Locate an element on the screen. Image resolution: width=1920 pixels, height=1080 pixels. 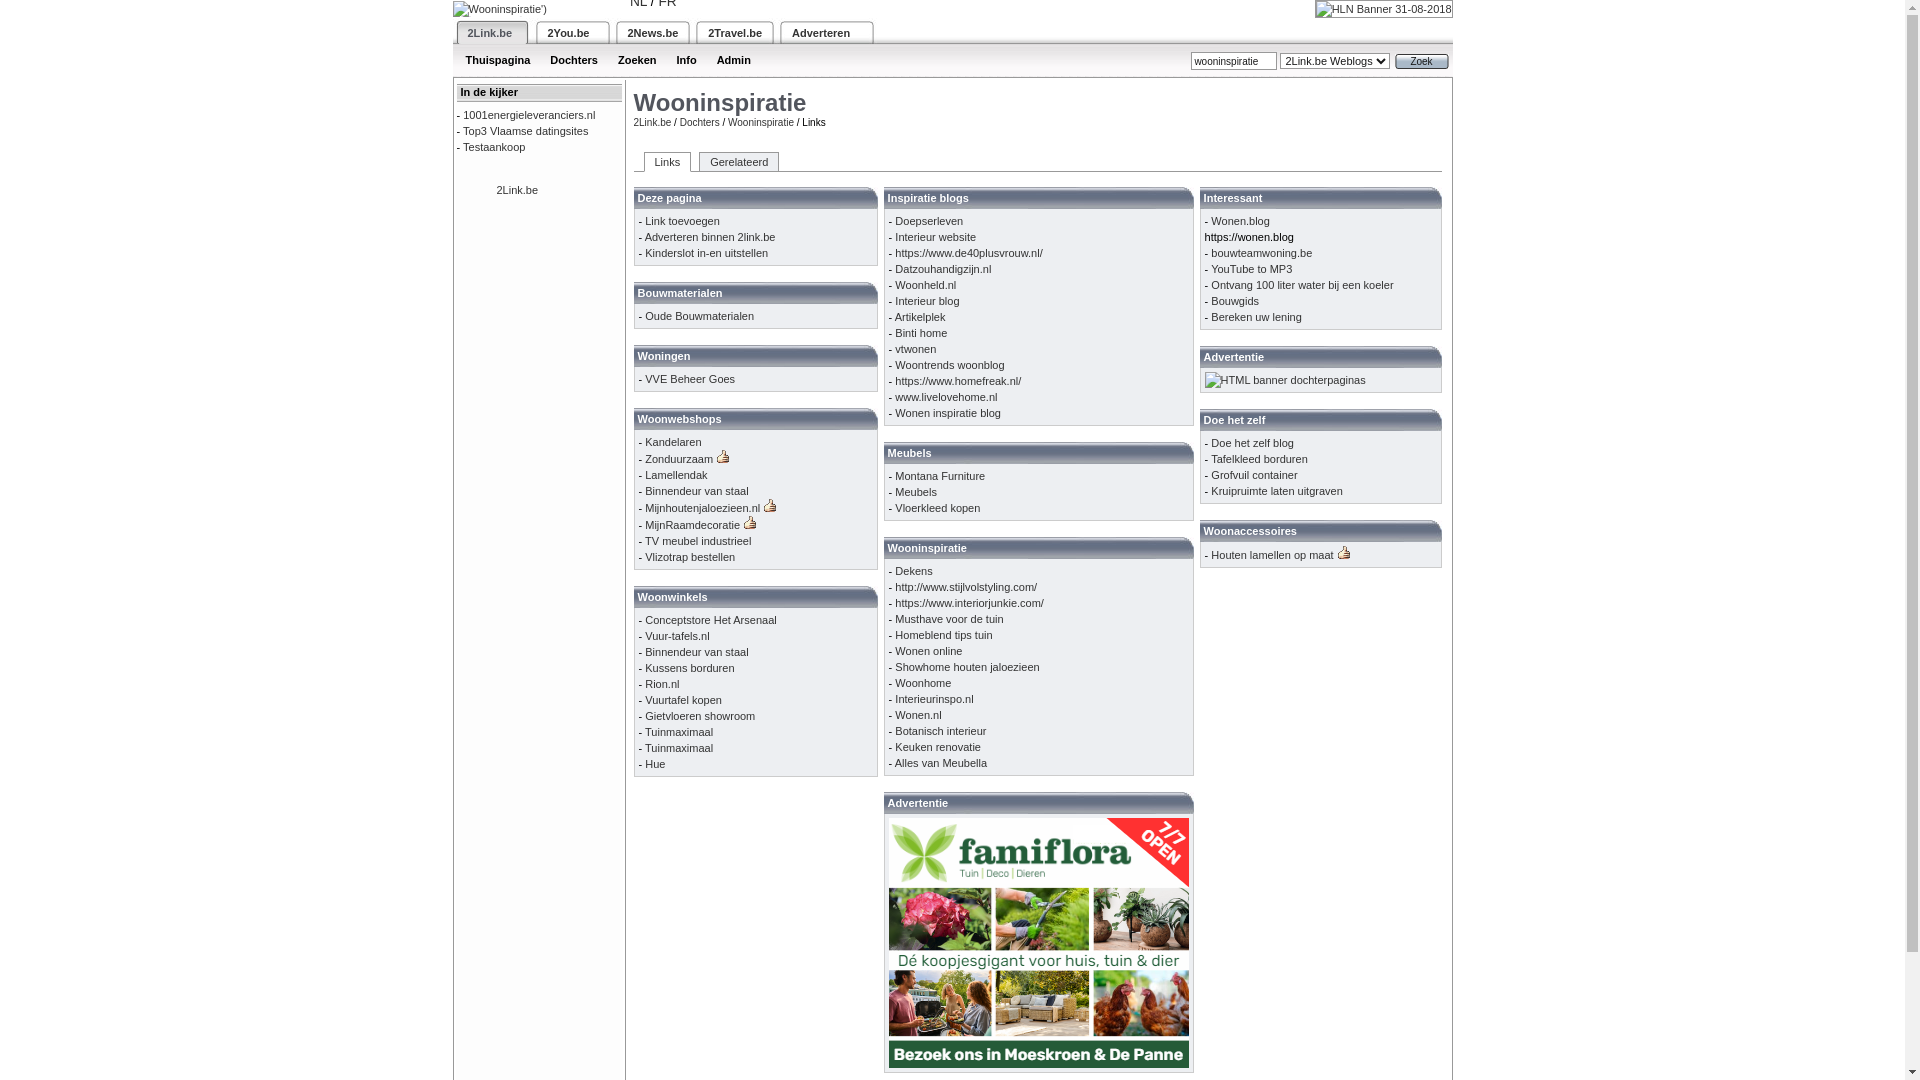
'Wonen online' is located at coordinates (927, 651).